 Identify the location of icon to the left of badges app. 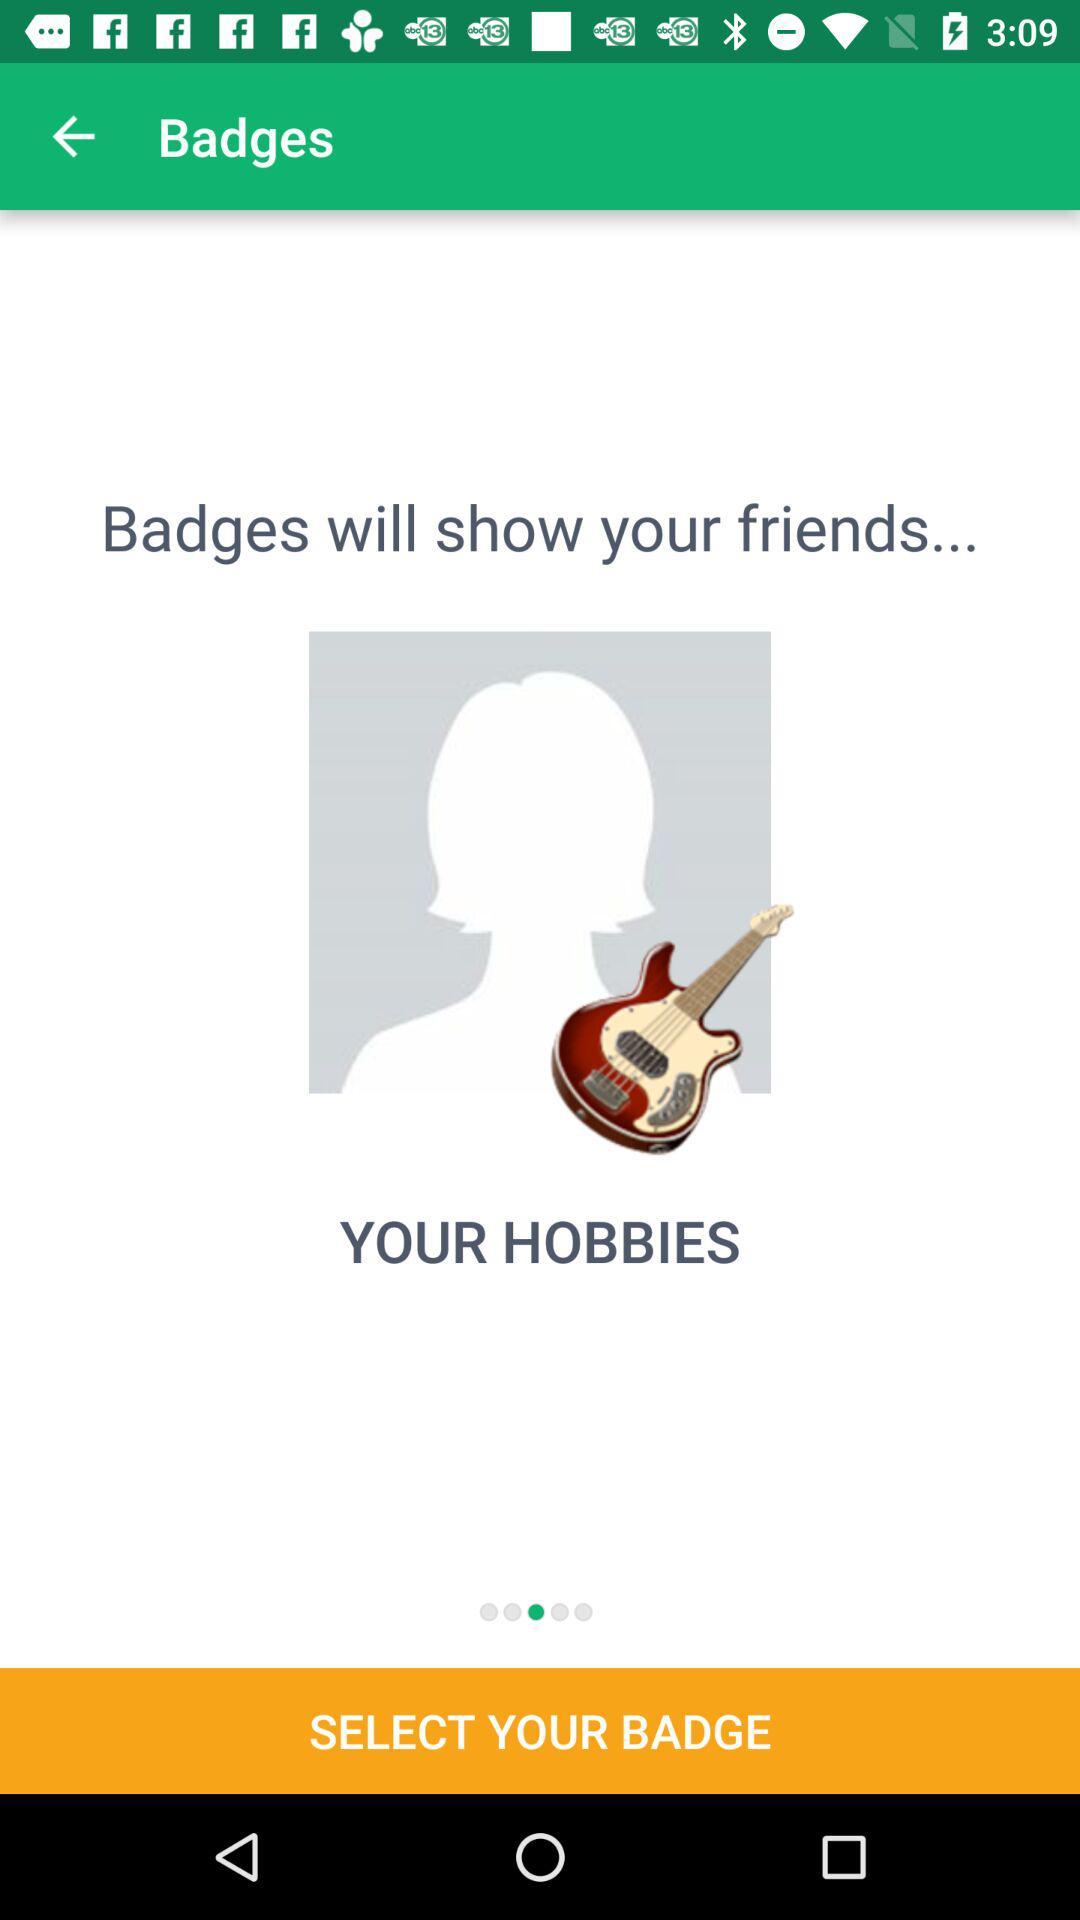
(72, 135).